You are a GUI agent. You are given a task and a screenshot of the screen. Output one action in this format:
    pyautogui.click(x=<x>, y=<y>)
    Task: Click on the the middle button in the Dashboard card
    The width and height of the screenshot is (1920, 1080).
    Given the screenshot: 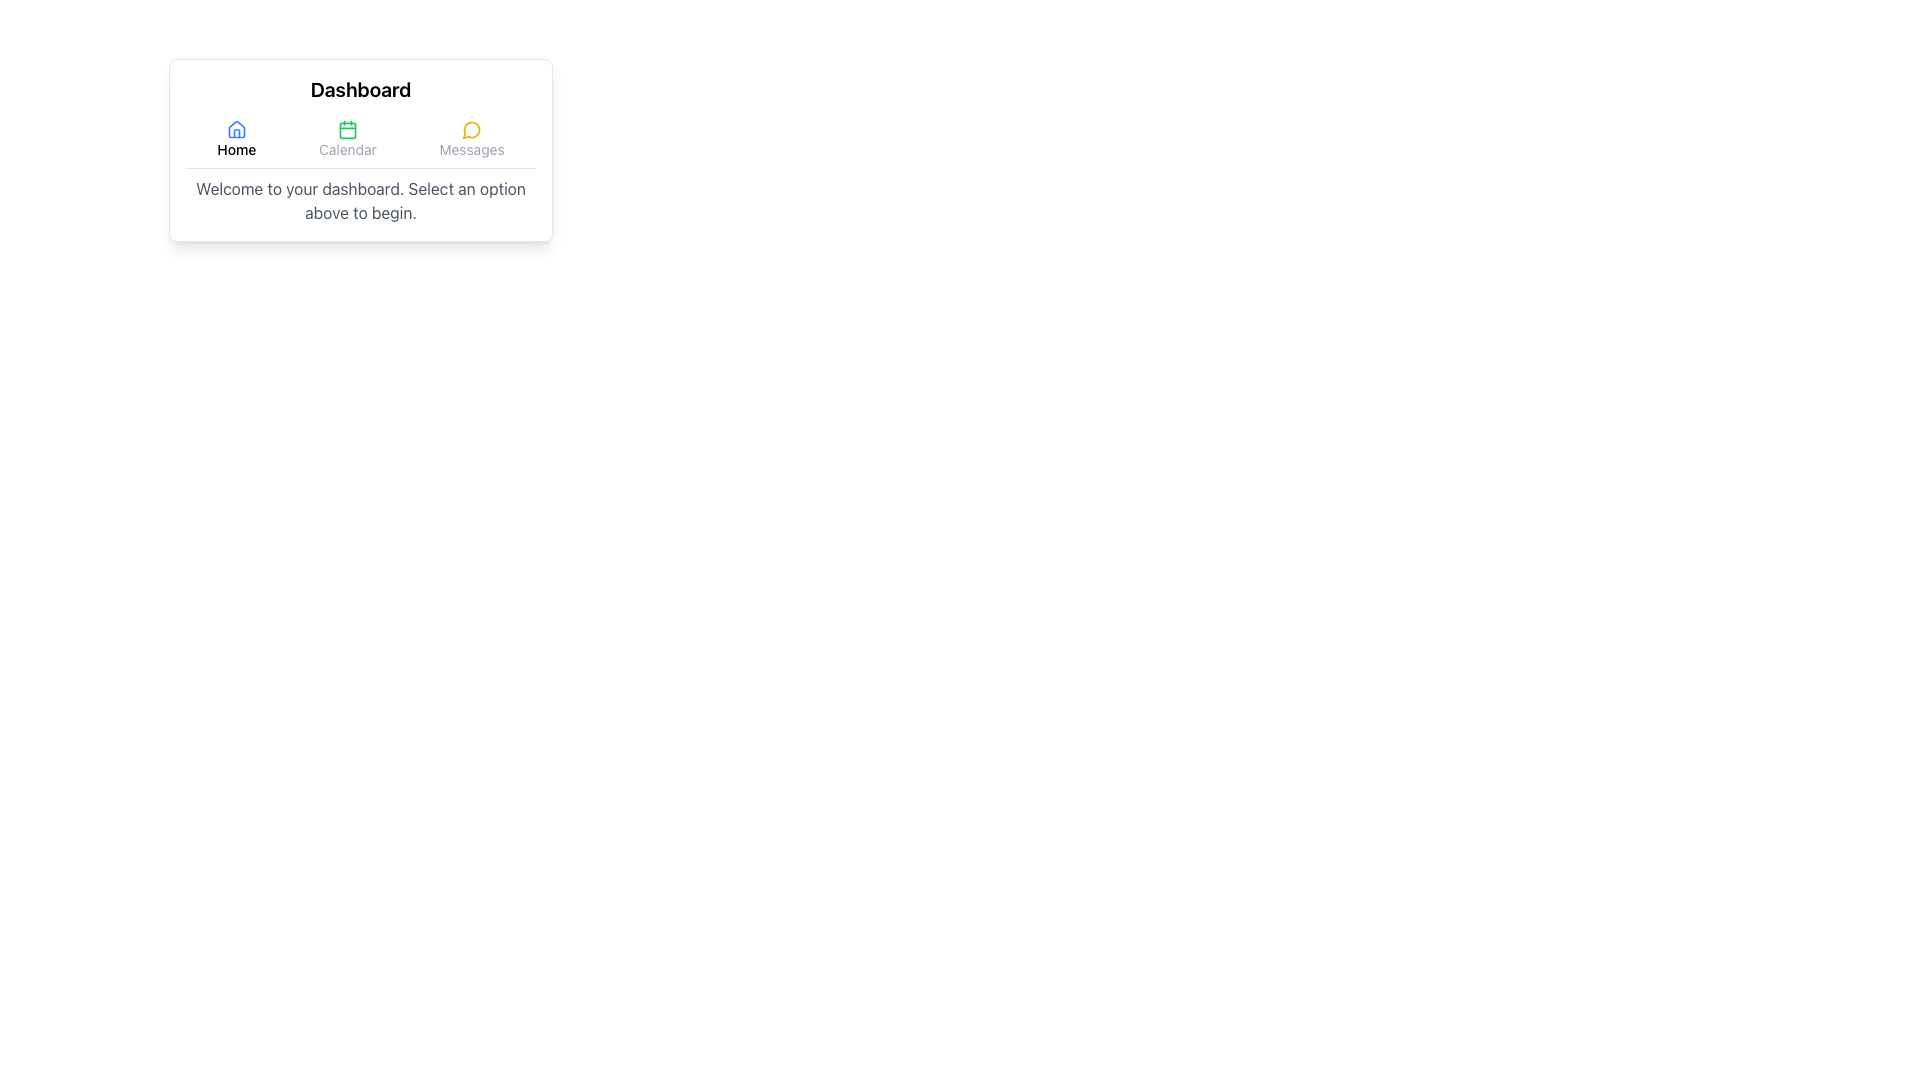 What is the action you would take?
    pyautogui.click(x=347, y=138)
    